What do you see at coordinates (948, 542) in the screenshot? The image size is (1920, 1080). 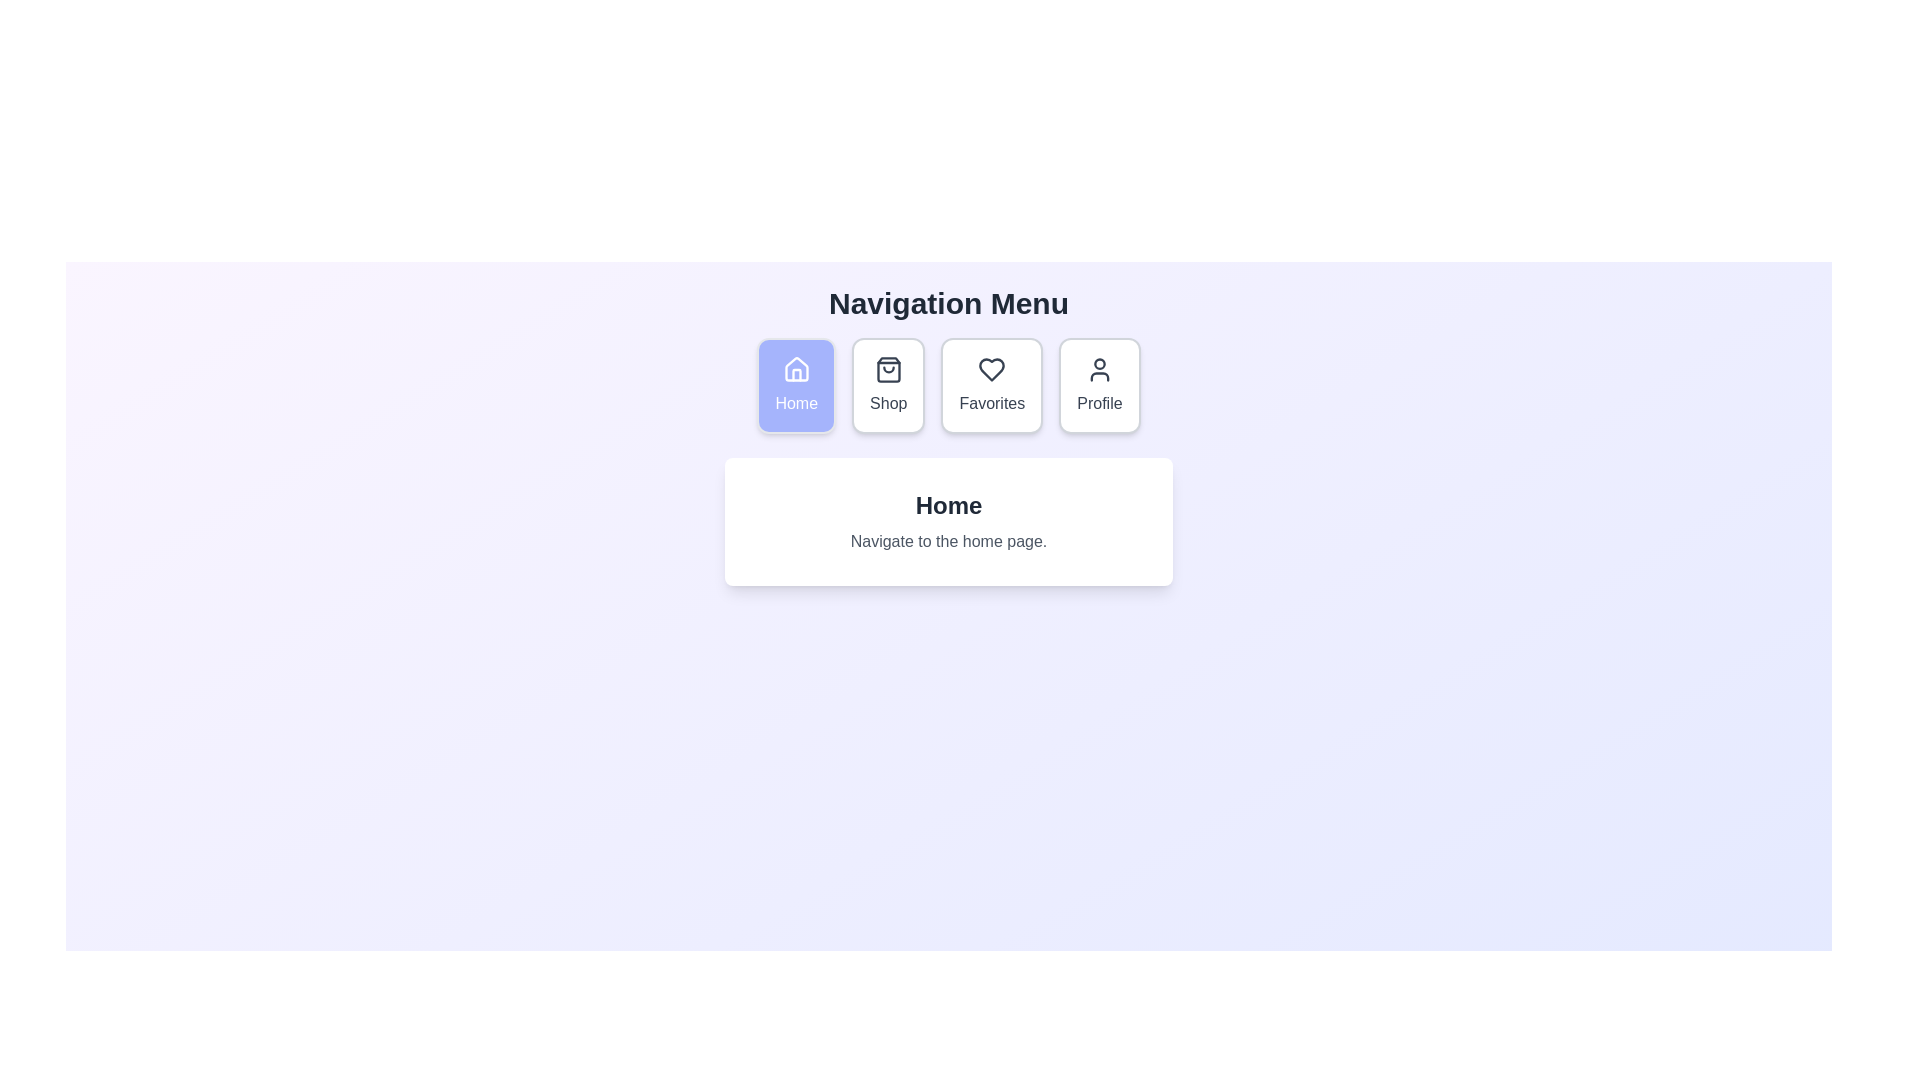 I see `the text element that reads 'Navigate to the home page.' which is displayed in a smaller, lighter gray font and is positioned directly beneath the bold heading 'Home'` at bounding box center [948, 542].